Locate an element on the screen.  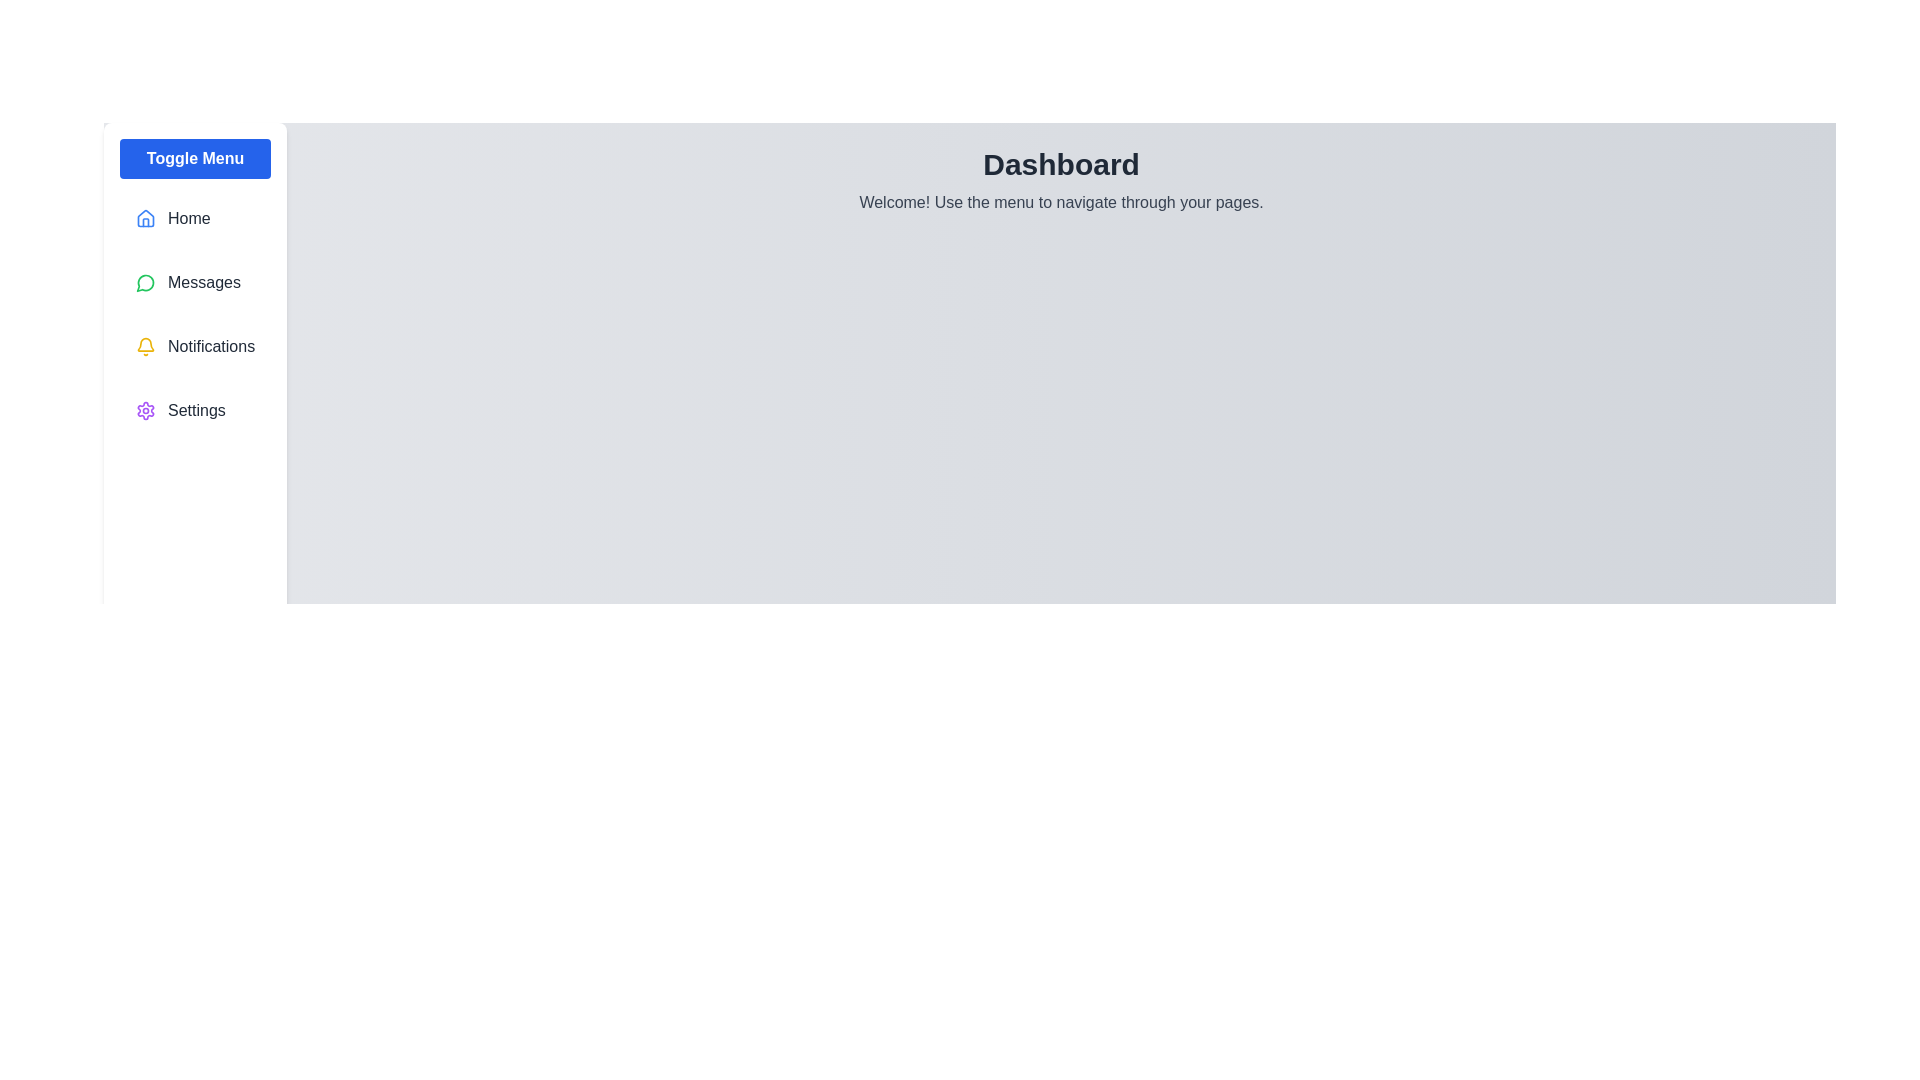
the menu item labeled Settings to observe the hover effect is located at coordinates (195, 410).